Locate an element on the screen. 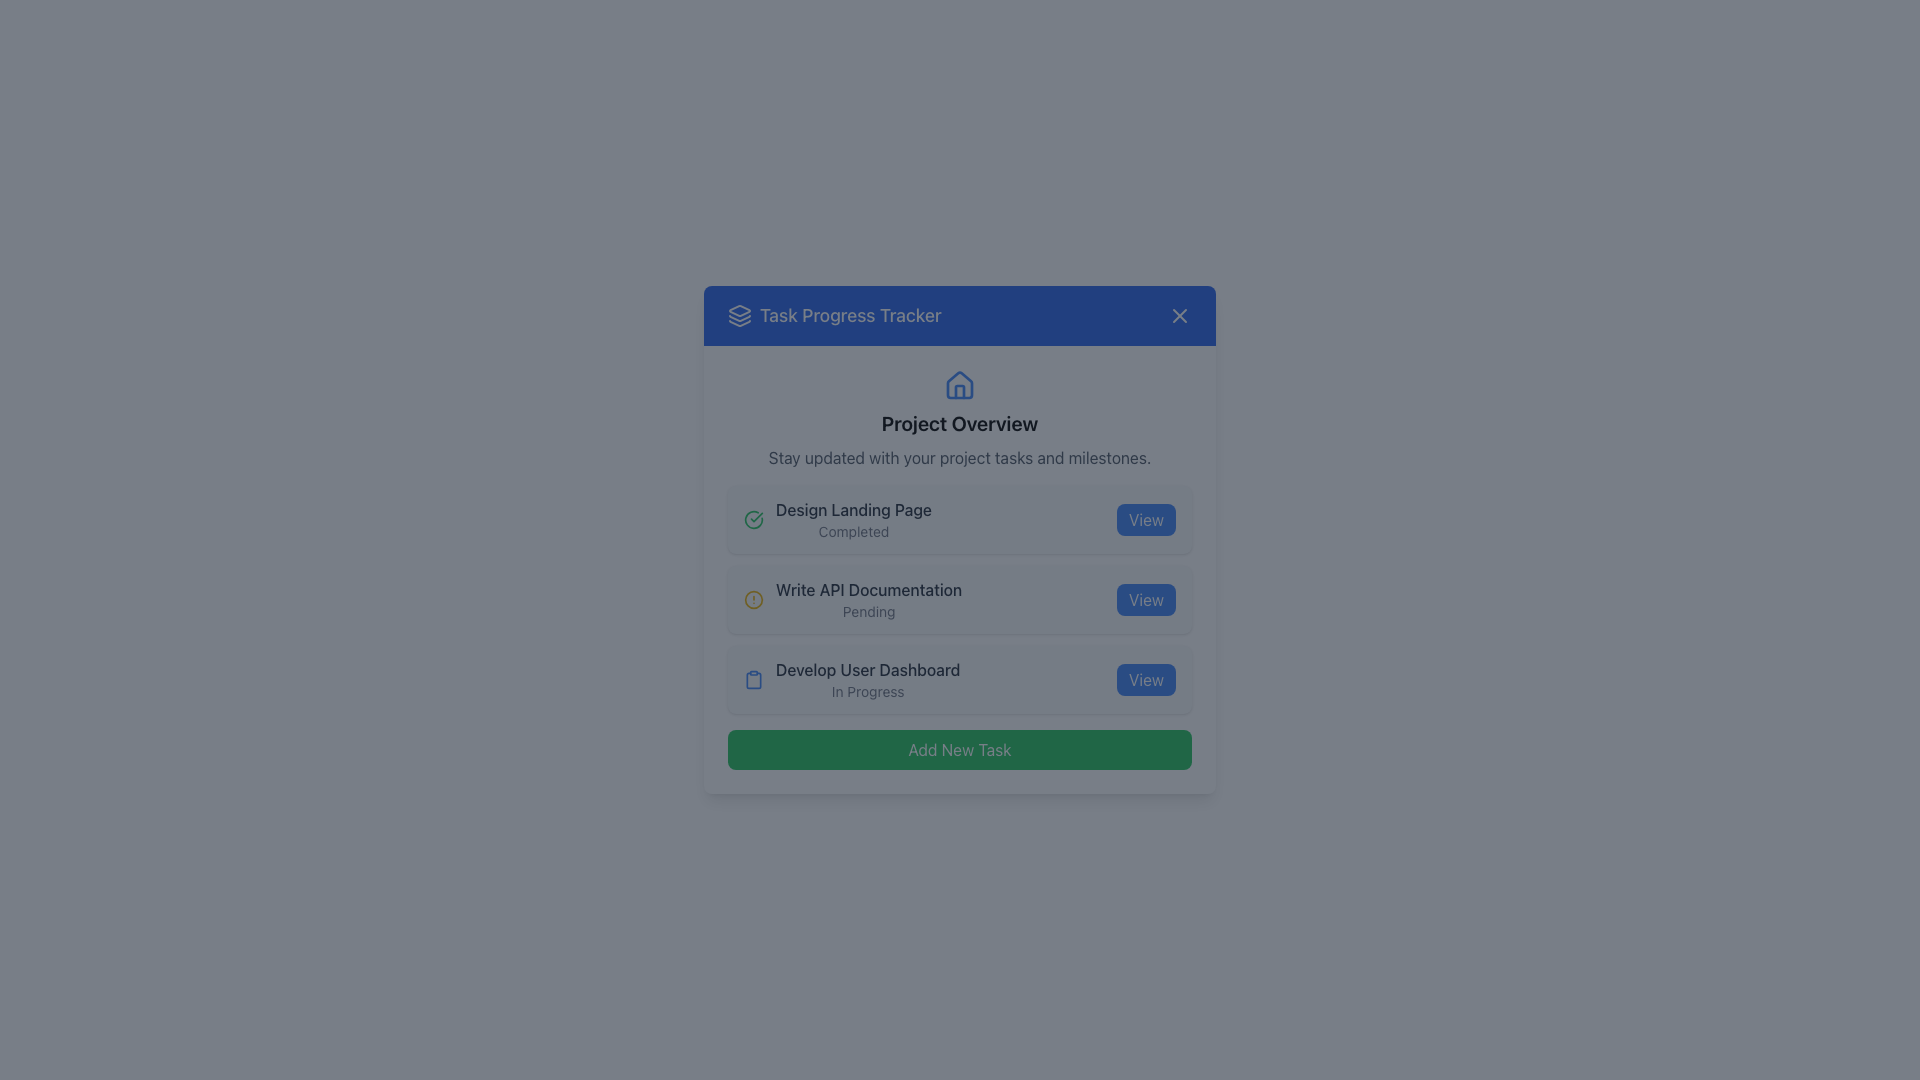 The width and height of the screenshot is (1920, 1080). the visual indicator icon representing the task 'Develop User Dashboard' located to the left of the text 'Develop User Dashboard' and 'In Progress' in the 'Task Progress Tracker' modal interface is located at coordinates (752, 678).